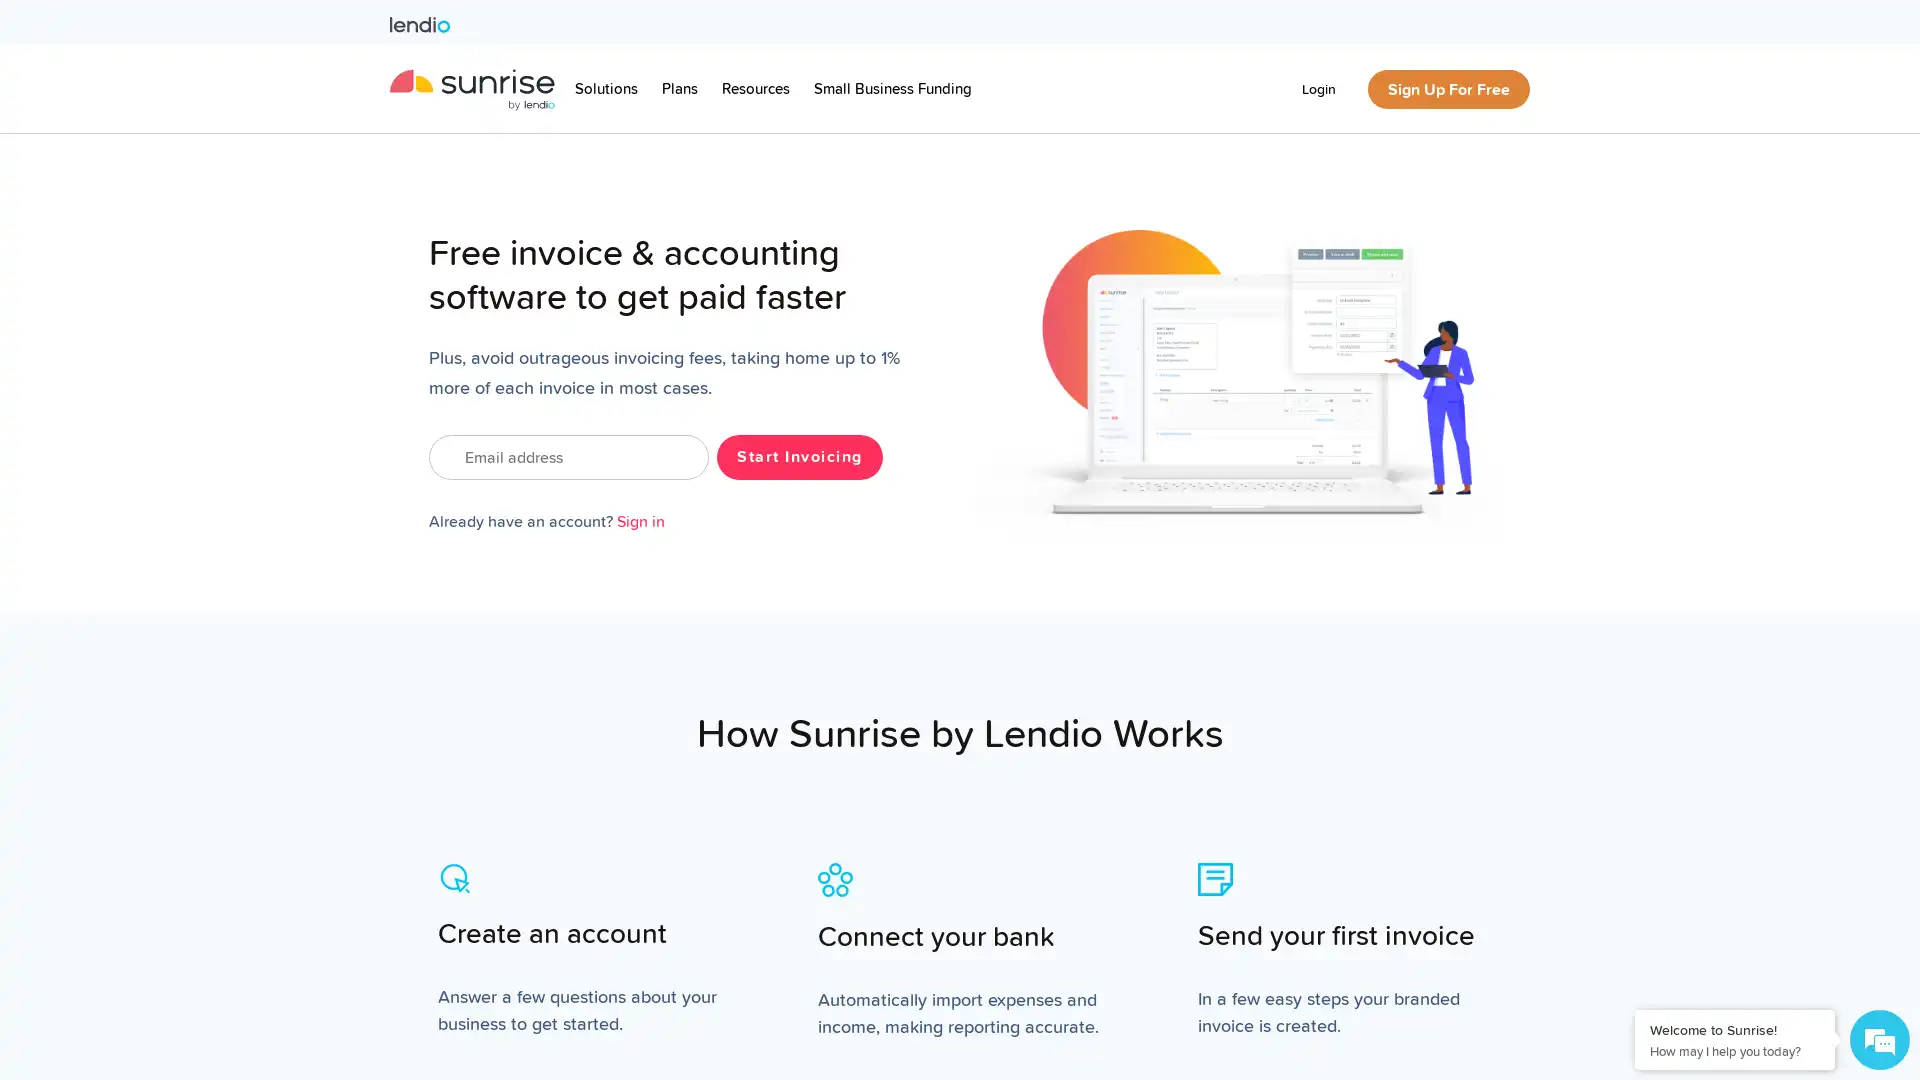  Describe the element at coordinates (798, 456) in the screenshot. I see `Start Invoicing` at that location.